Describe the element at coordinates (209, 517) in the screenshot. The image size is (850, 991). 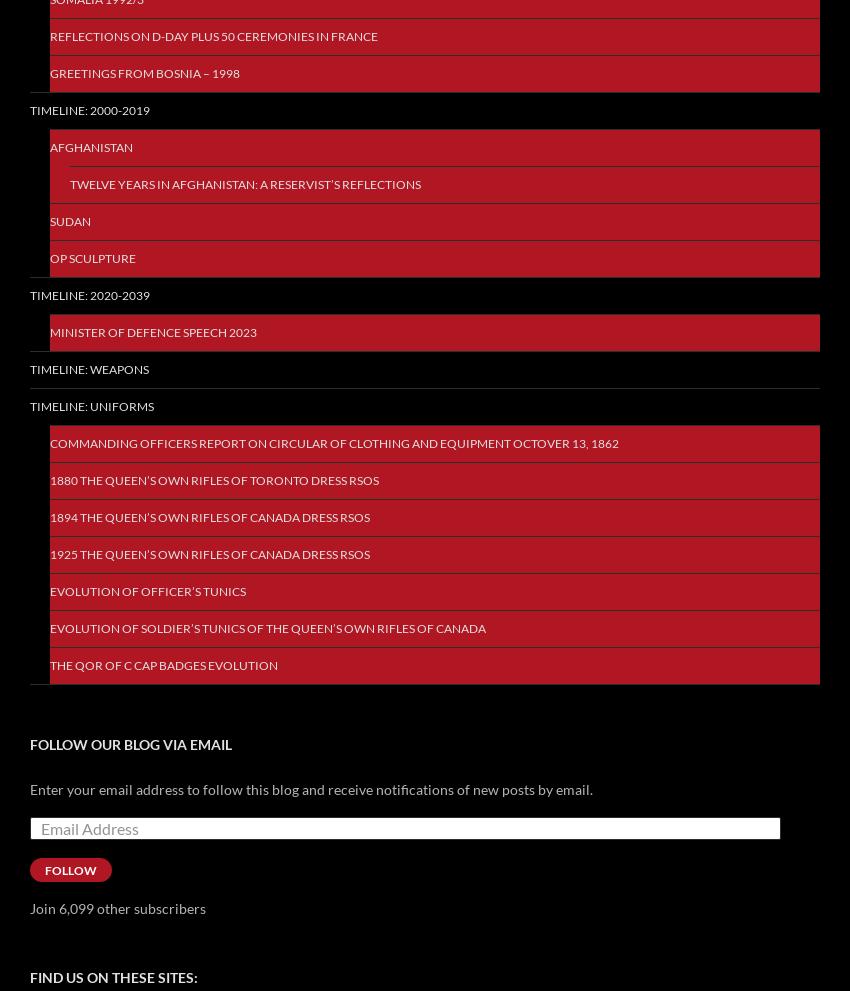
I see `'1894 The Queen’s Own Rifles of Canada Dress RSOs'` at that location.